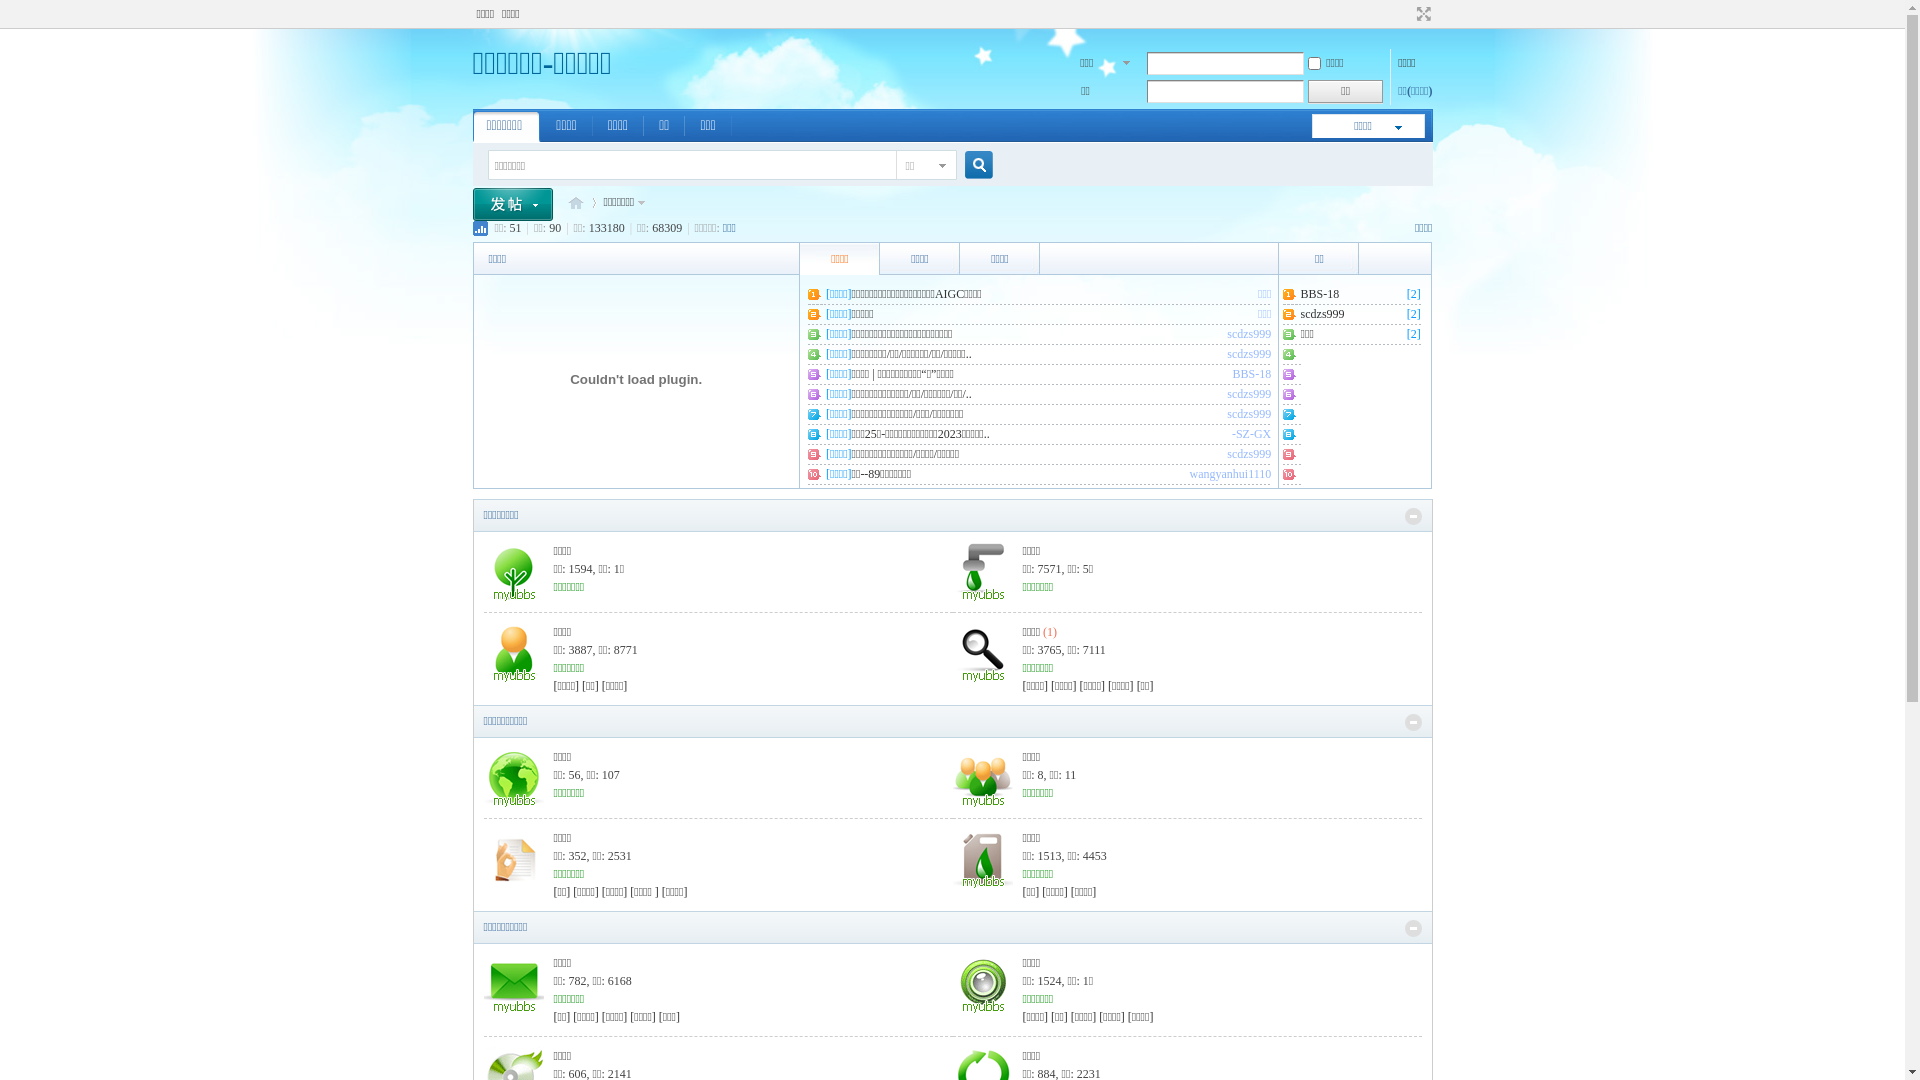 The width and height of the screenshot is (1920, 1080). I want to click on '    ', so click(519, 202).